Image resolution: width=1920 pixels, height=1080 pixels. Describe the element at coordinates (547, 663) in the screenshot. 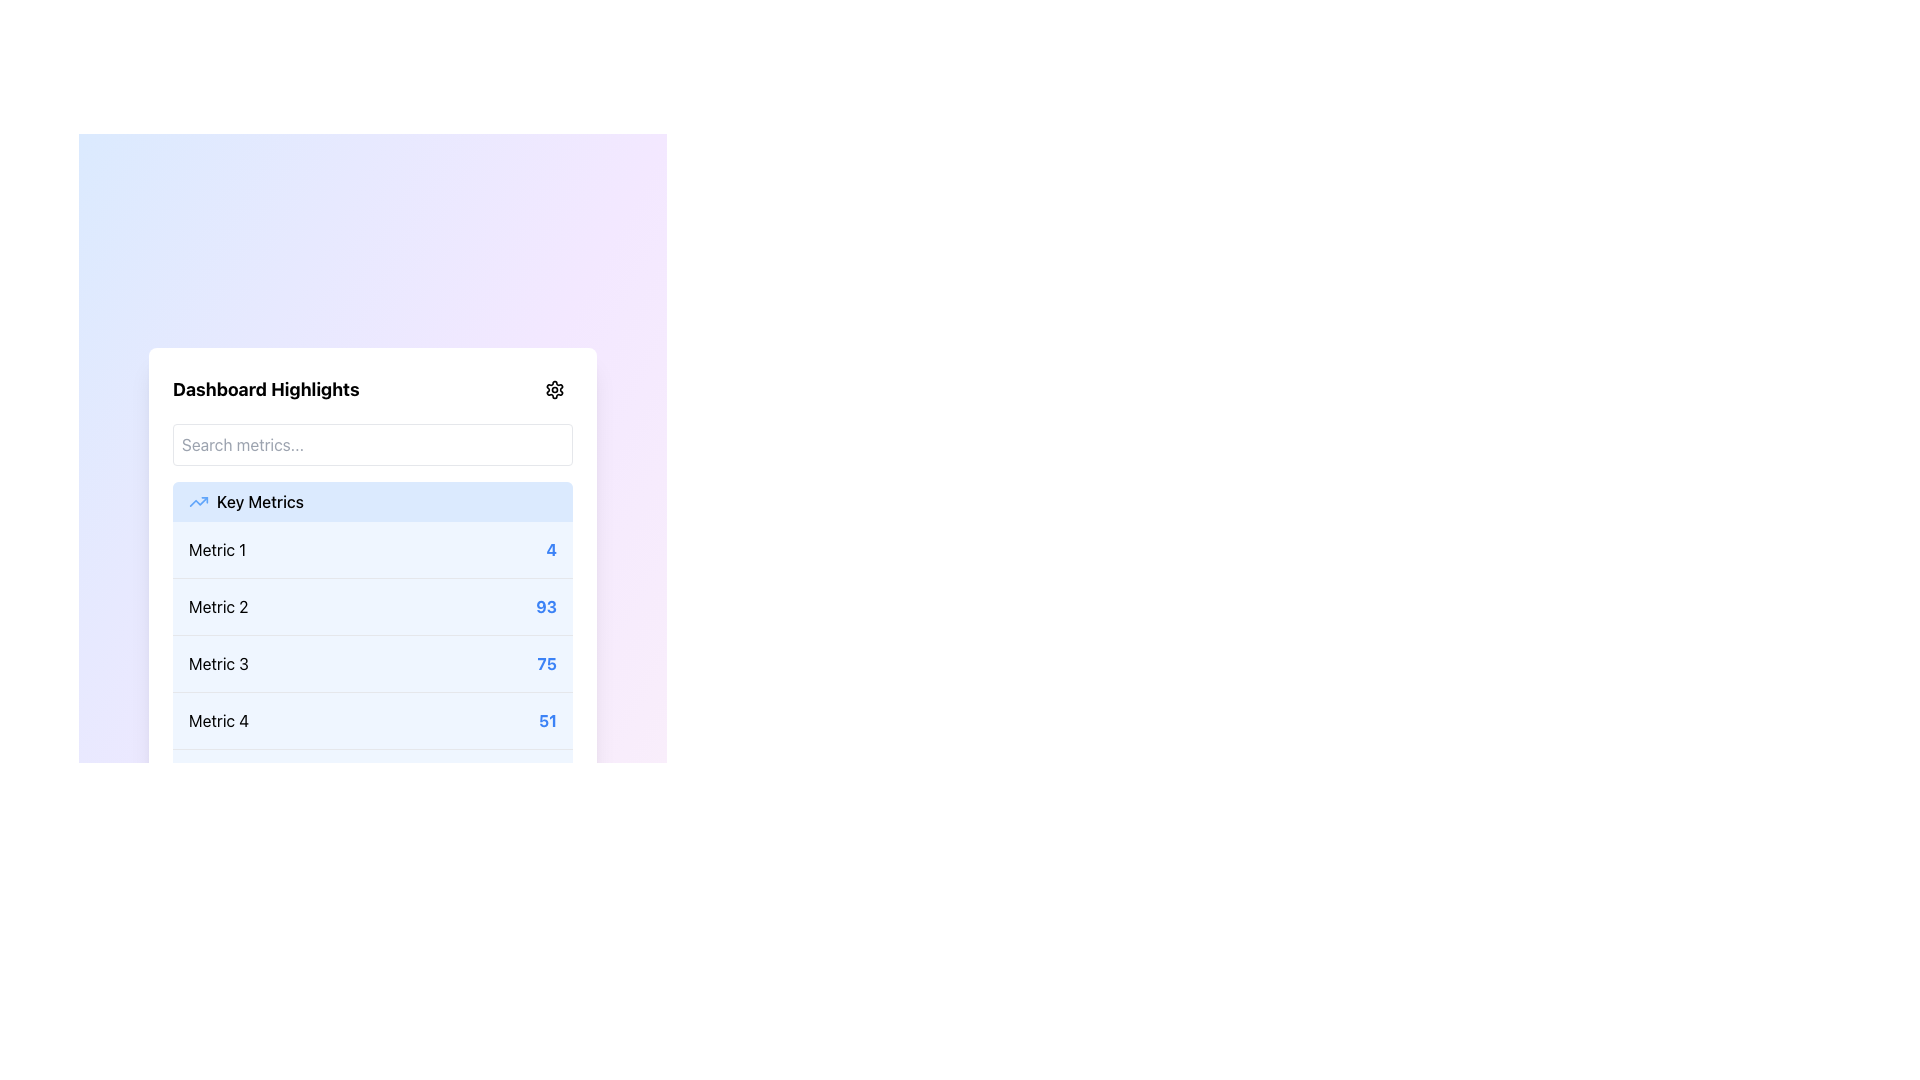

I see `the numeric text '75' styled in bold blue font, located at the right end of the row associated with 'Metric 3' in the 'Key Metrics' section` at that location.